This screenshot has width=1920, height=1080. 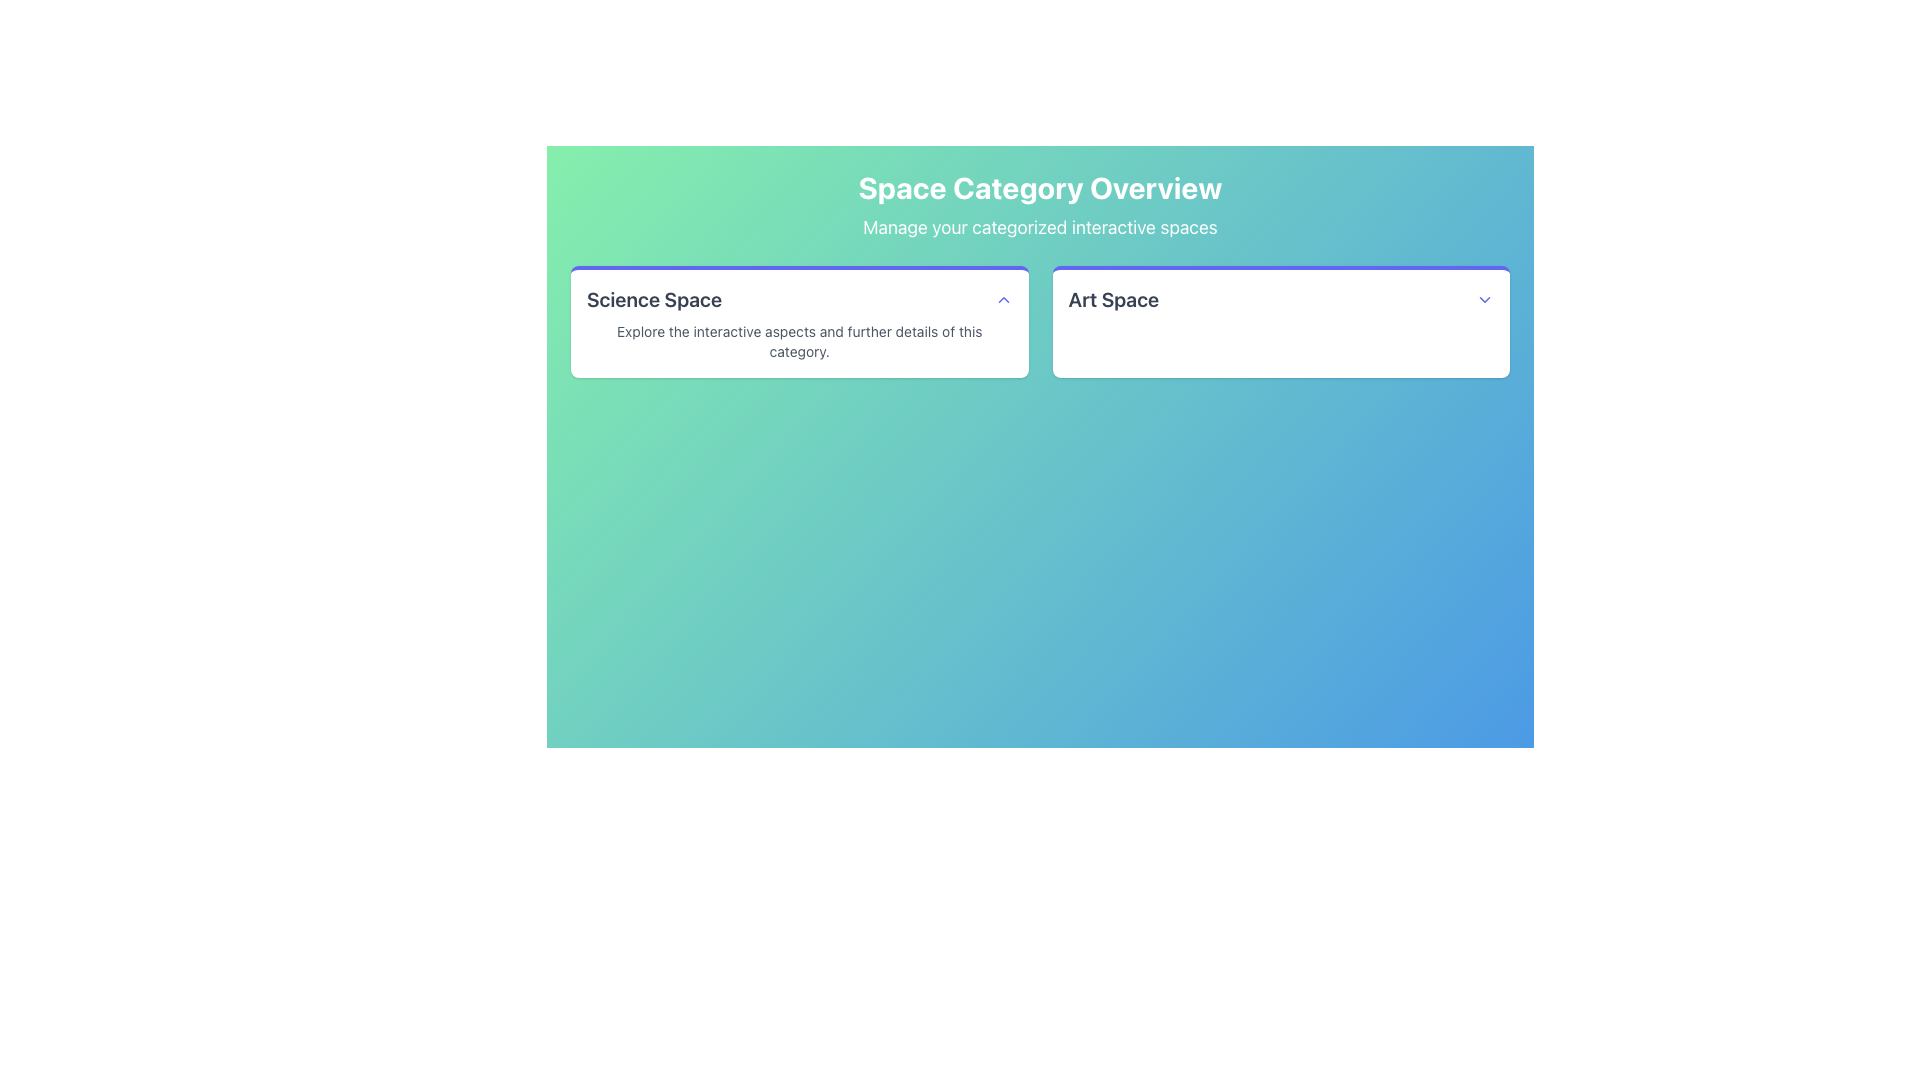 I want to click on the static text element located beneath the header 'Space Category Overview', which serves as a descriptive subtitle for additional context, so click(x=1040, y=226).